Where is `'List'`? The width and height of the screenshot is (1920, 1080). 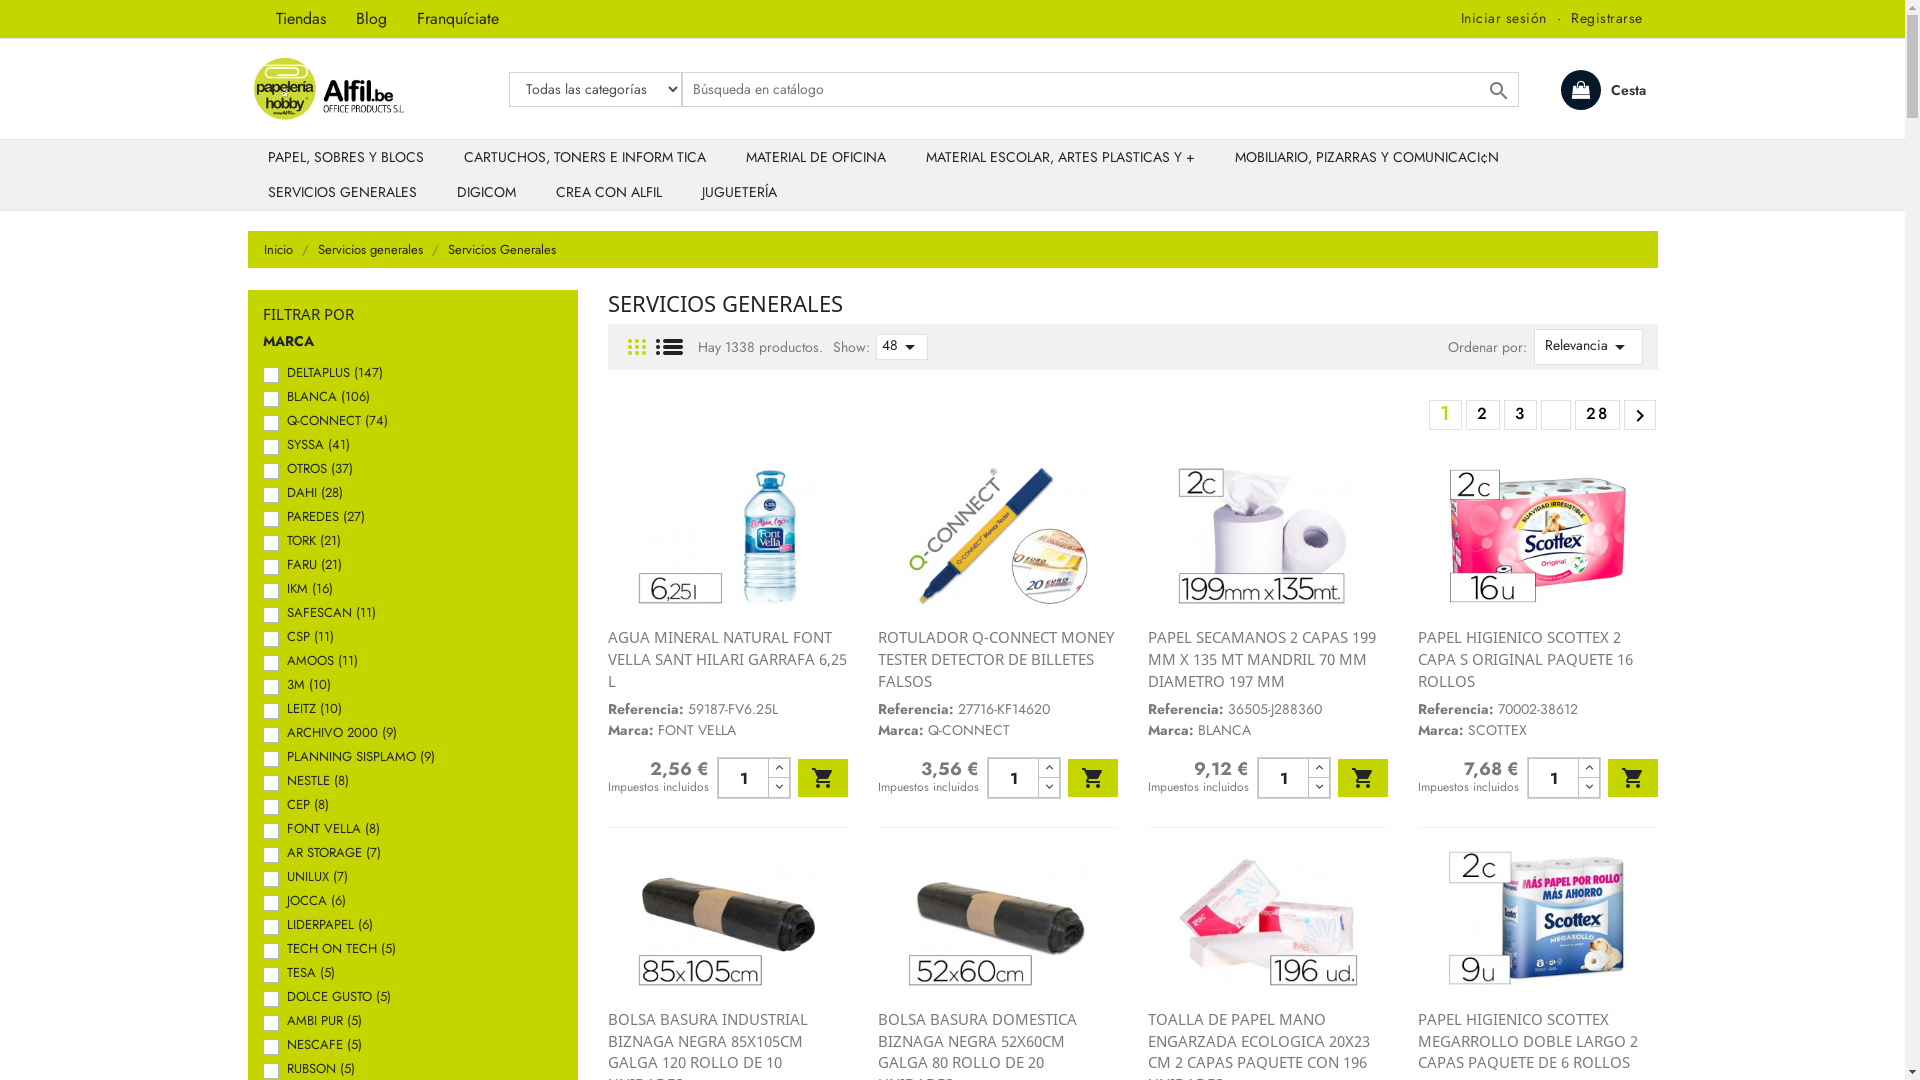
'List' is located at coordinates (656, 346).